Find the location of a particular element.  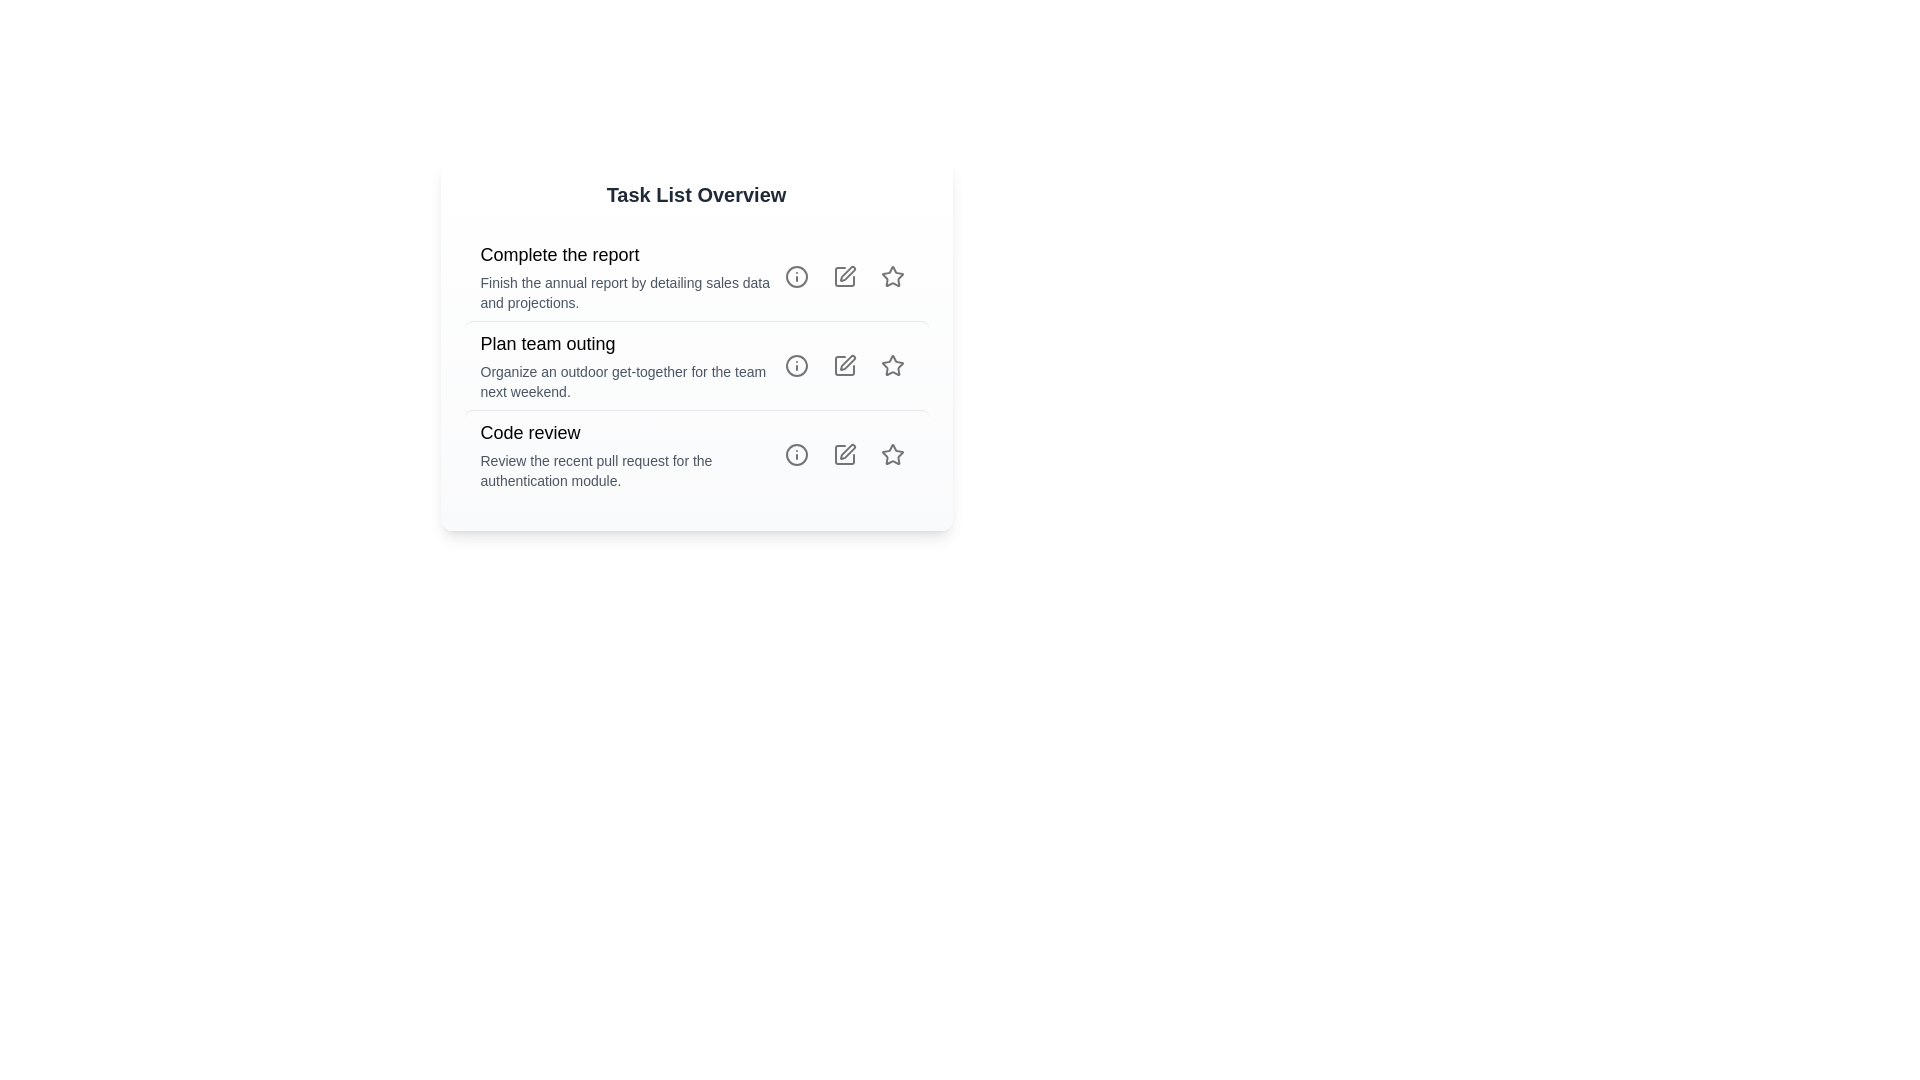

the star icon at the far right of the 'Complete the report' task entry is located at coordinates (891, 276).